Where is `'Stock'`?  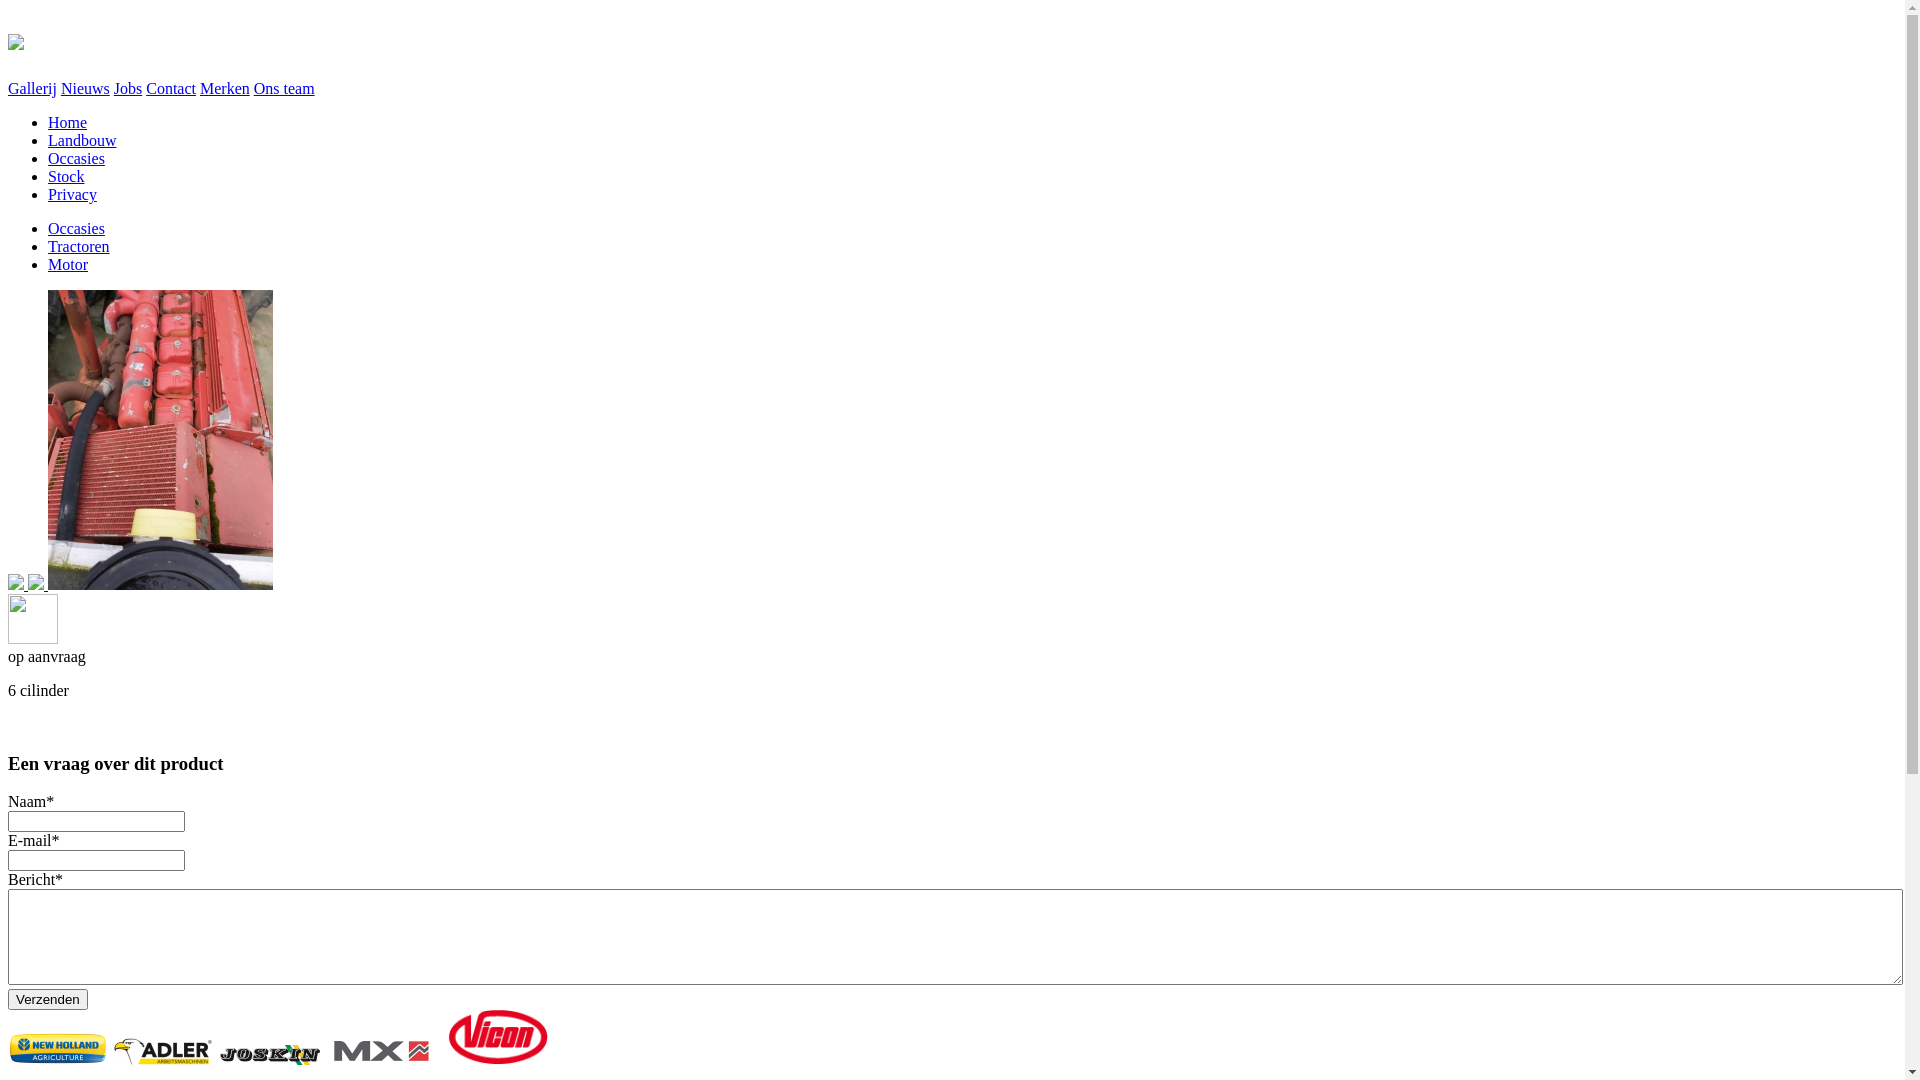
'Stock' is located at coordinates (66, 175).